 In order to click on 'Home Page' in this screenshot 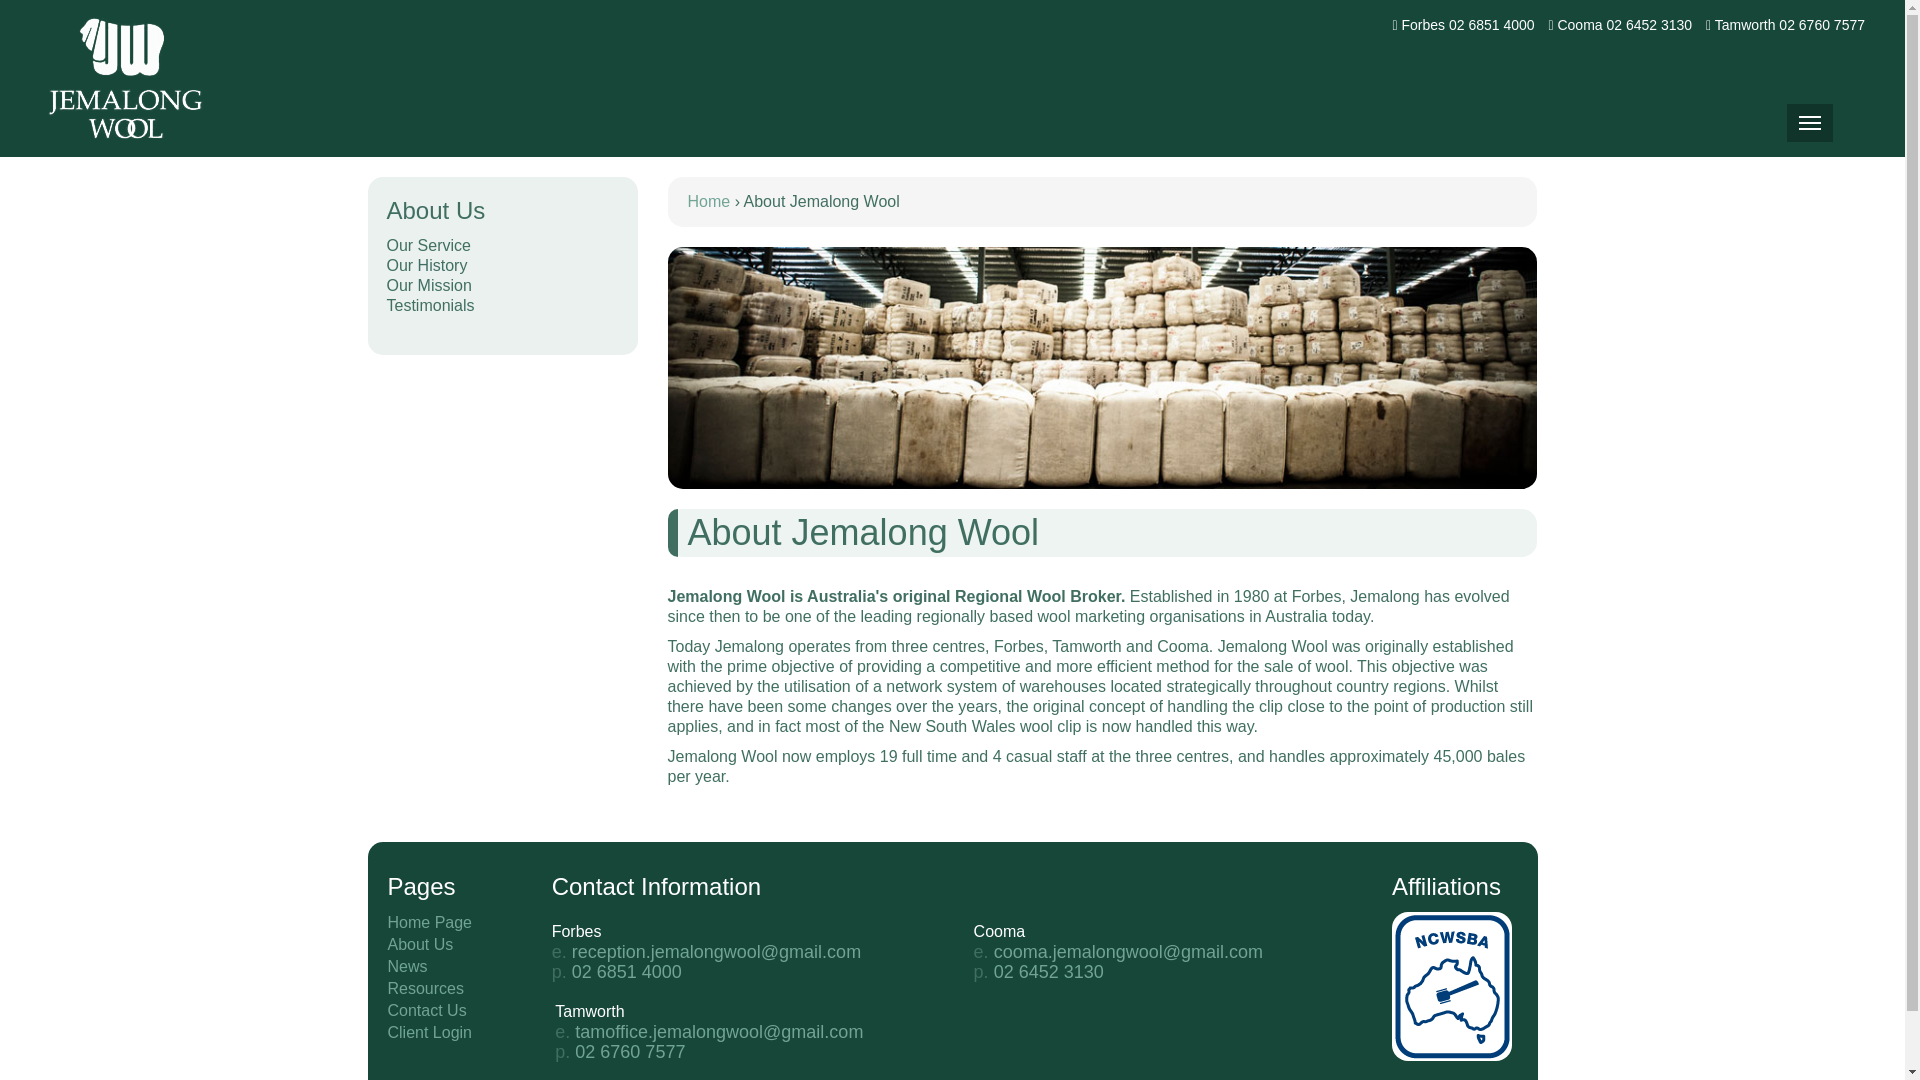, I will do `click(429, 922)`.